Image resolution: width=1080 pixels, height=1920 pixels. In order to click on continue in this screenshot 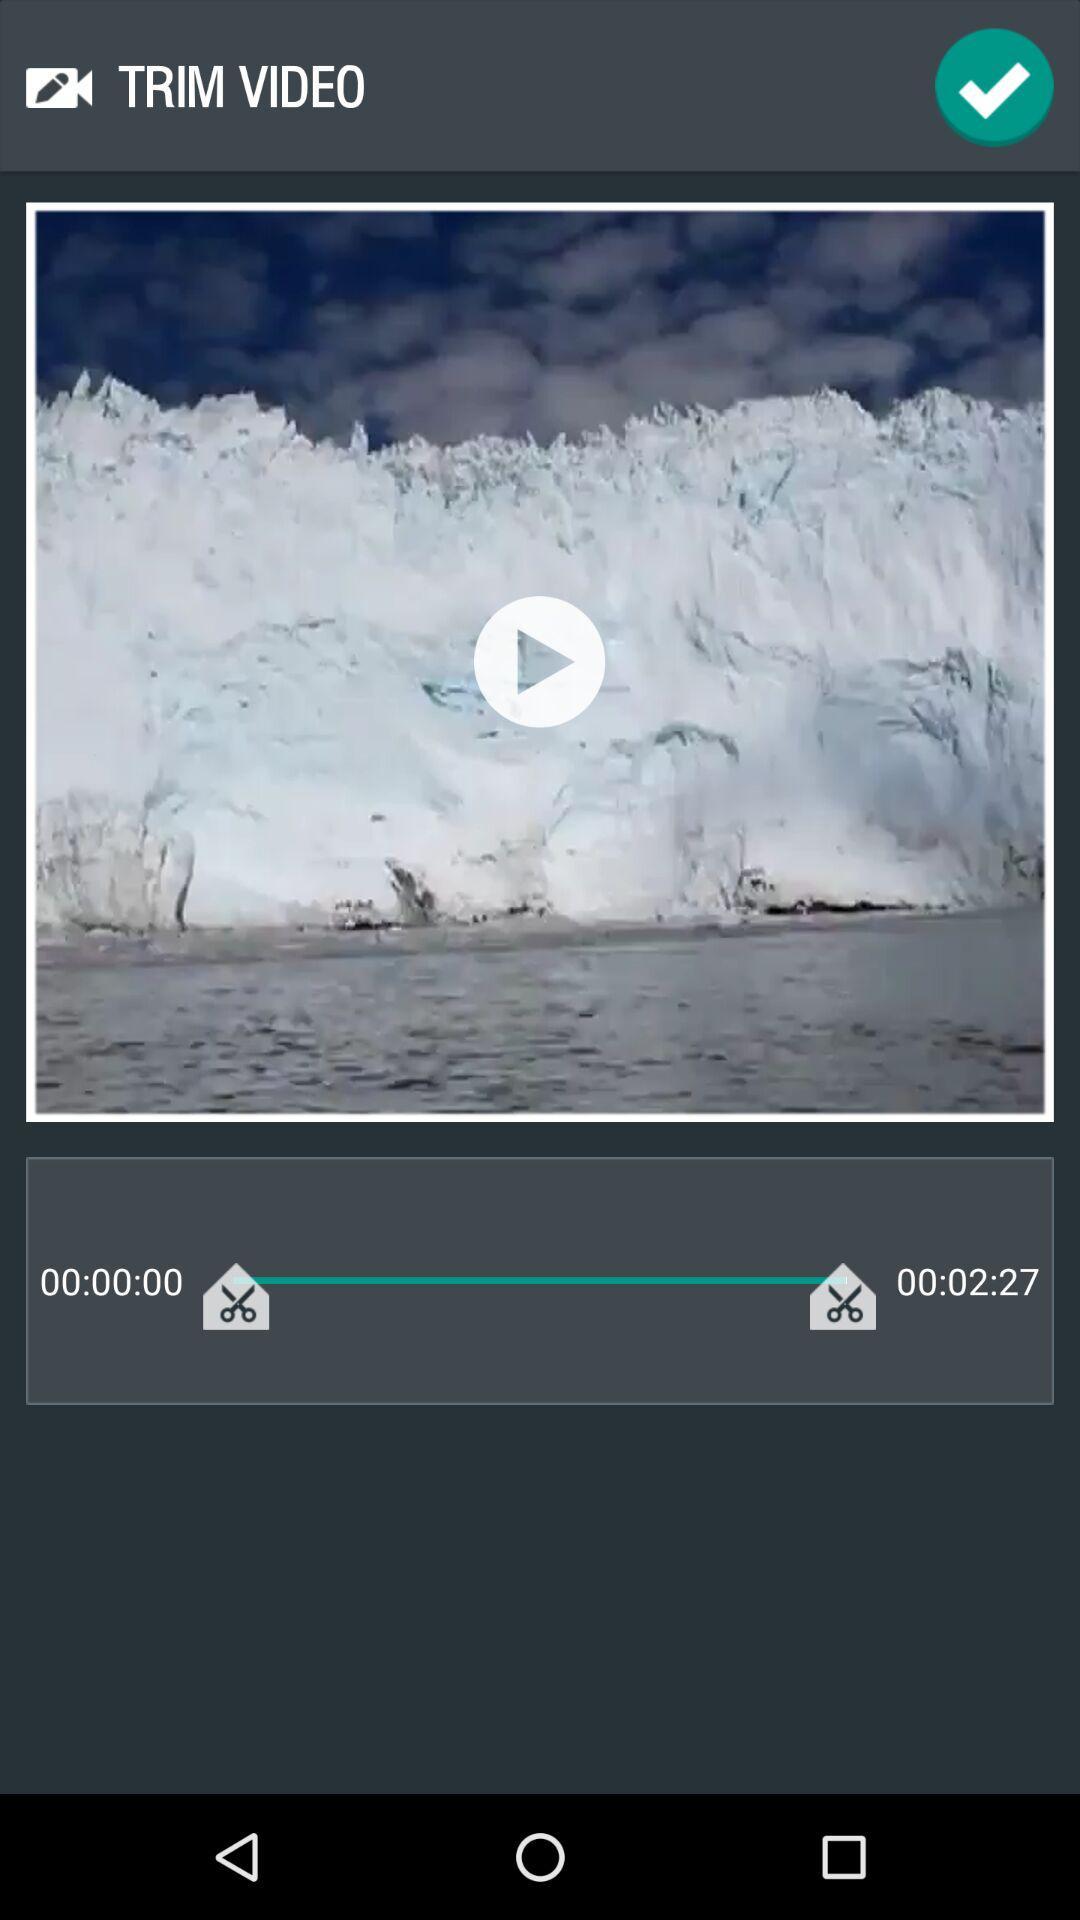, I will do `click(994, 86)`.